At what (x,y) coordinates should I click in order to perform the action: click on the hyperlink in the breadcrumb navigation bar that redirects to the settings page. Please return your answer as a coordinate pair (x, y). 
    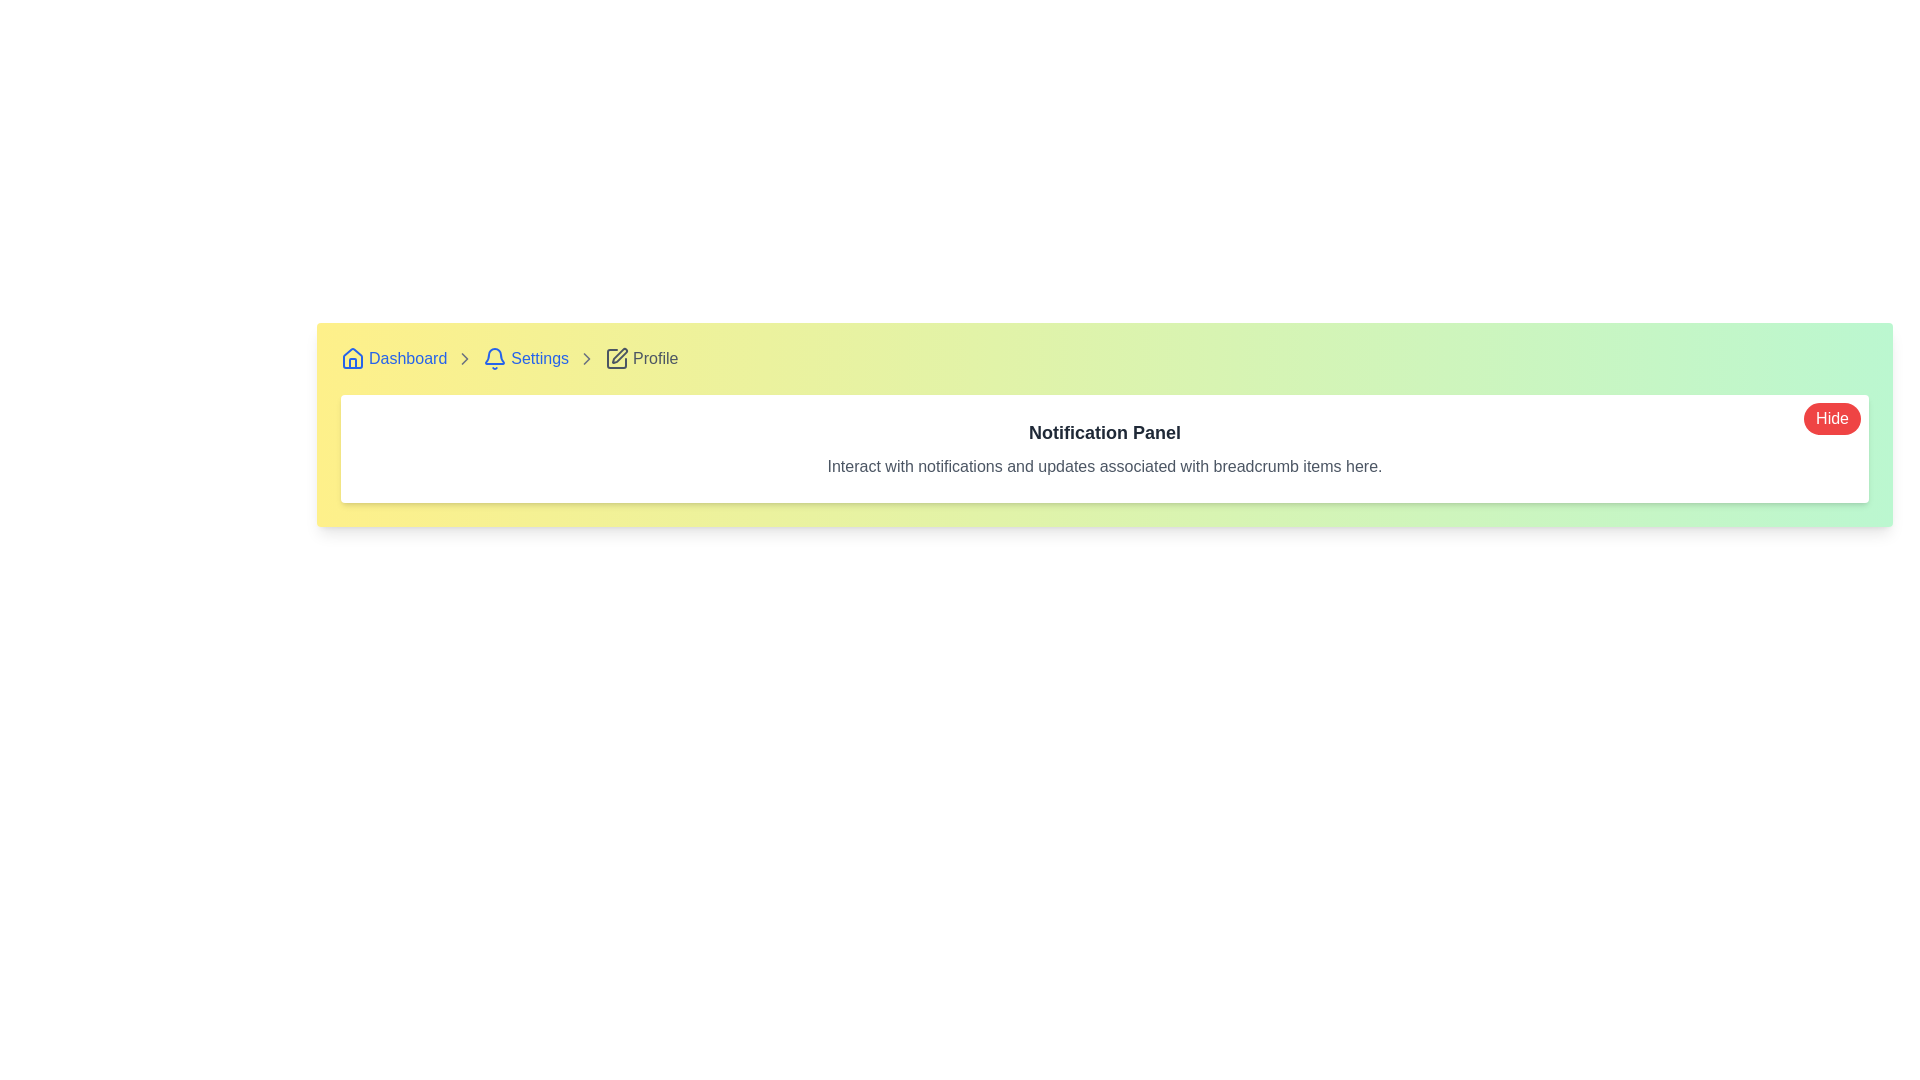
    Looking at the image, I should click on (526, 357).